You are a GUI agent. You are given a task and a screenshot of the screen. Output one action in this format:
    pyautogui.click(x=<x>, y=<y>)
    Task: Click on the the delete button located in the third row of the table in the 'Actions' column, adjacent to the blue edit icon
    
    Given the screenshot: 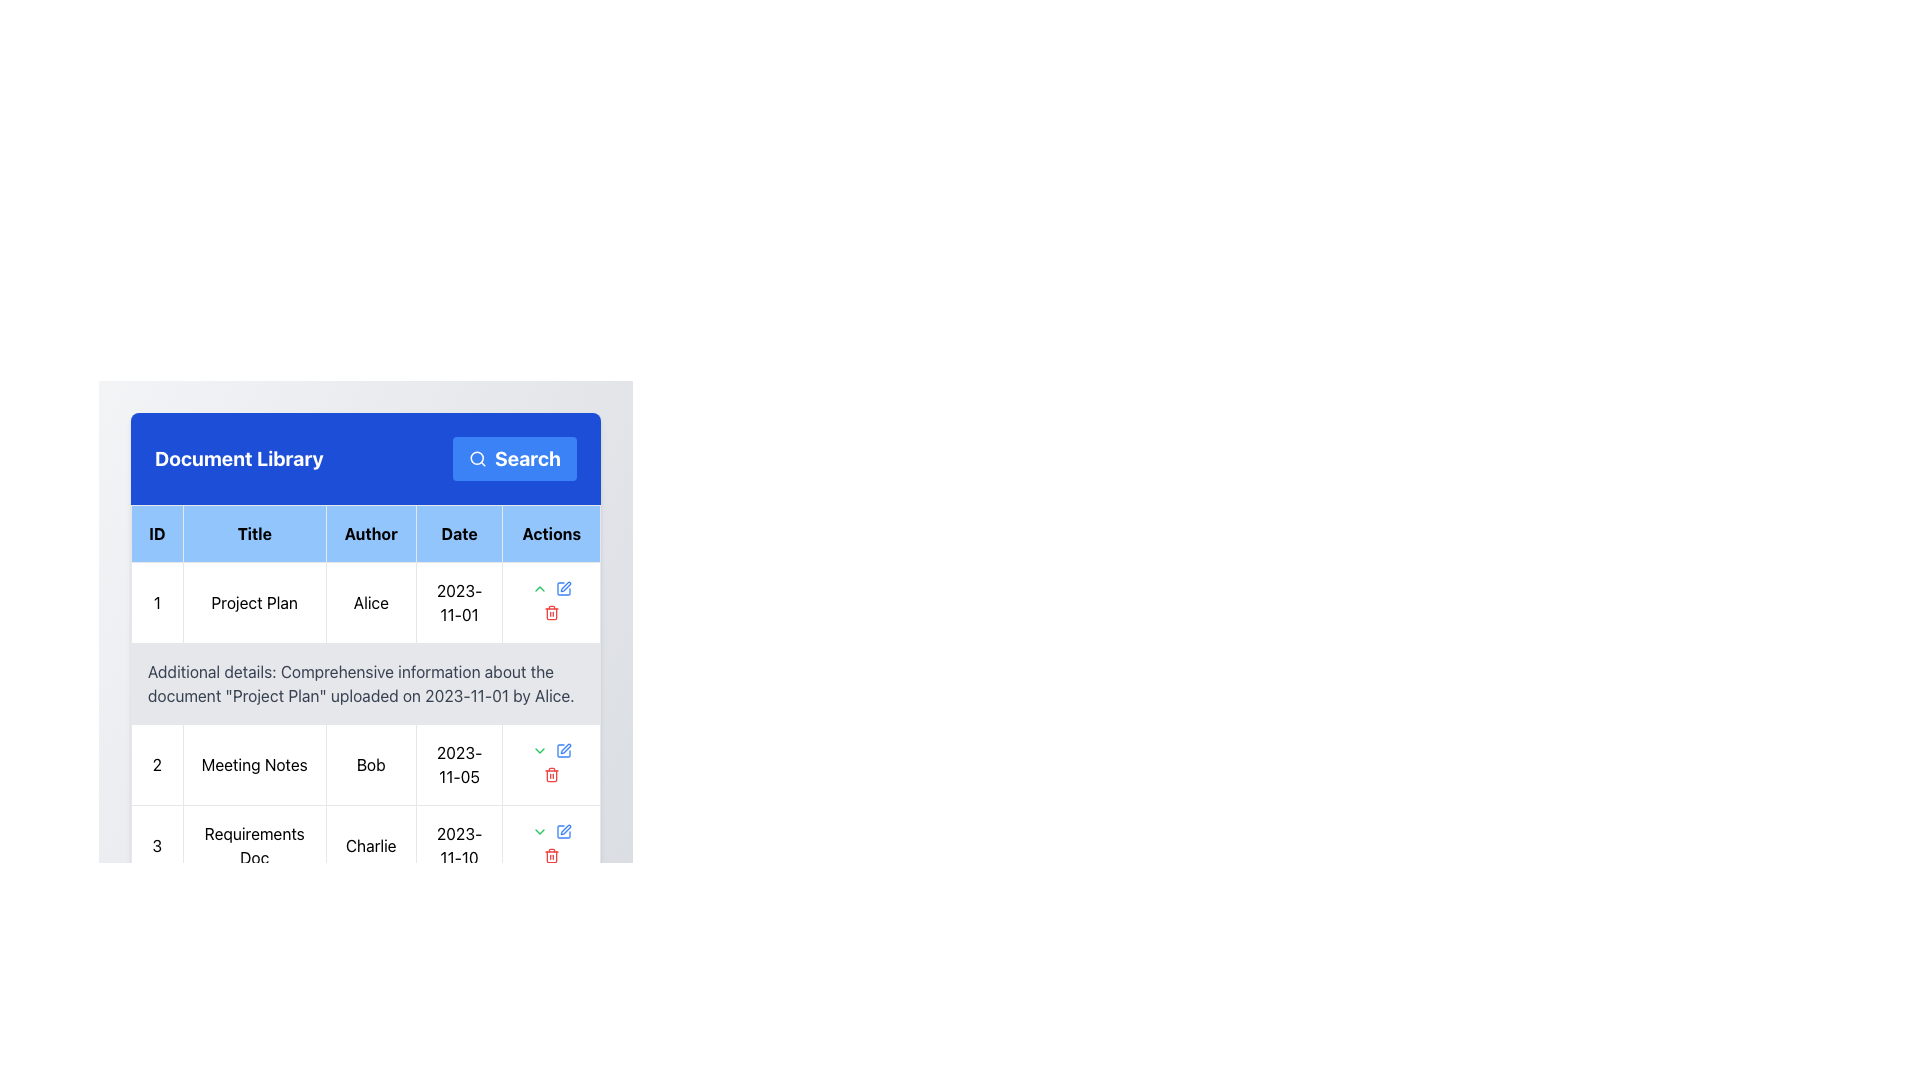 What is the action you would take?
    pyautogui.click(x=551, y=774)
    